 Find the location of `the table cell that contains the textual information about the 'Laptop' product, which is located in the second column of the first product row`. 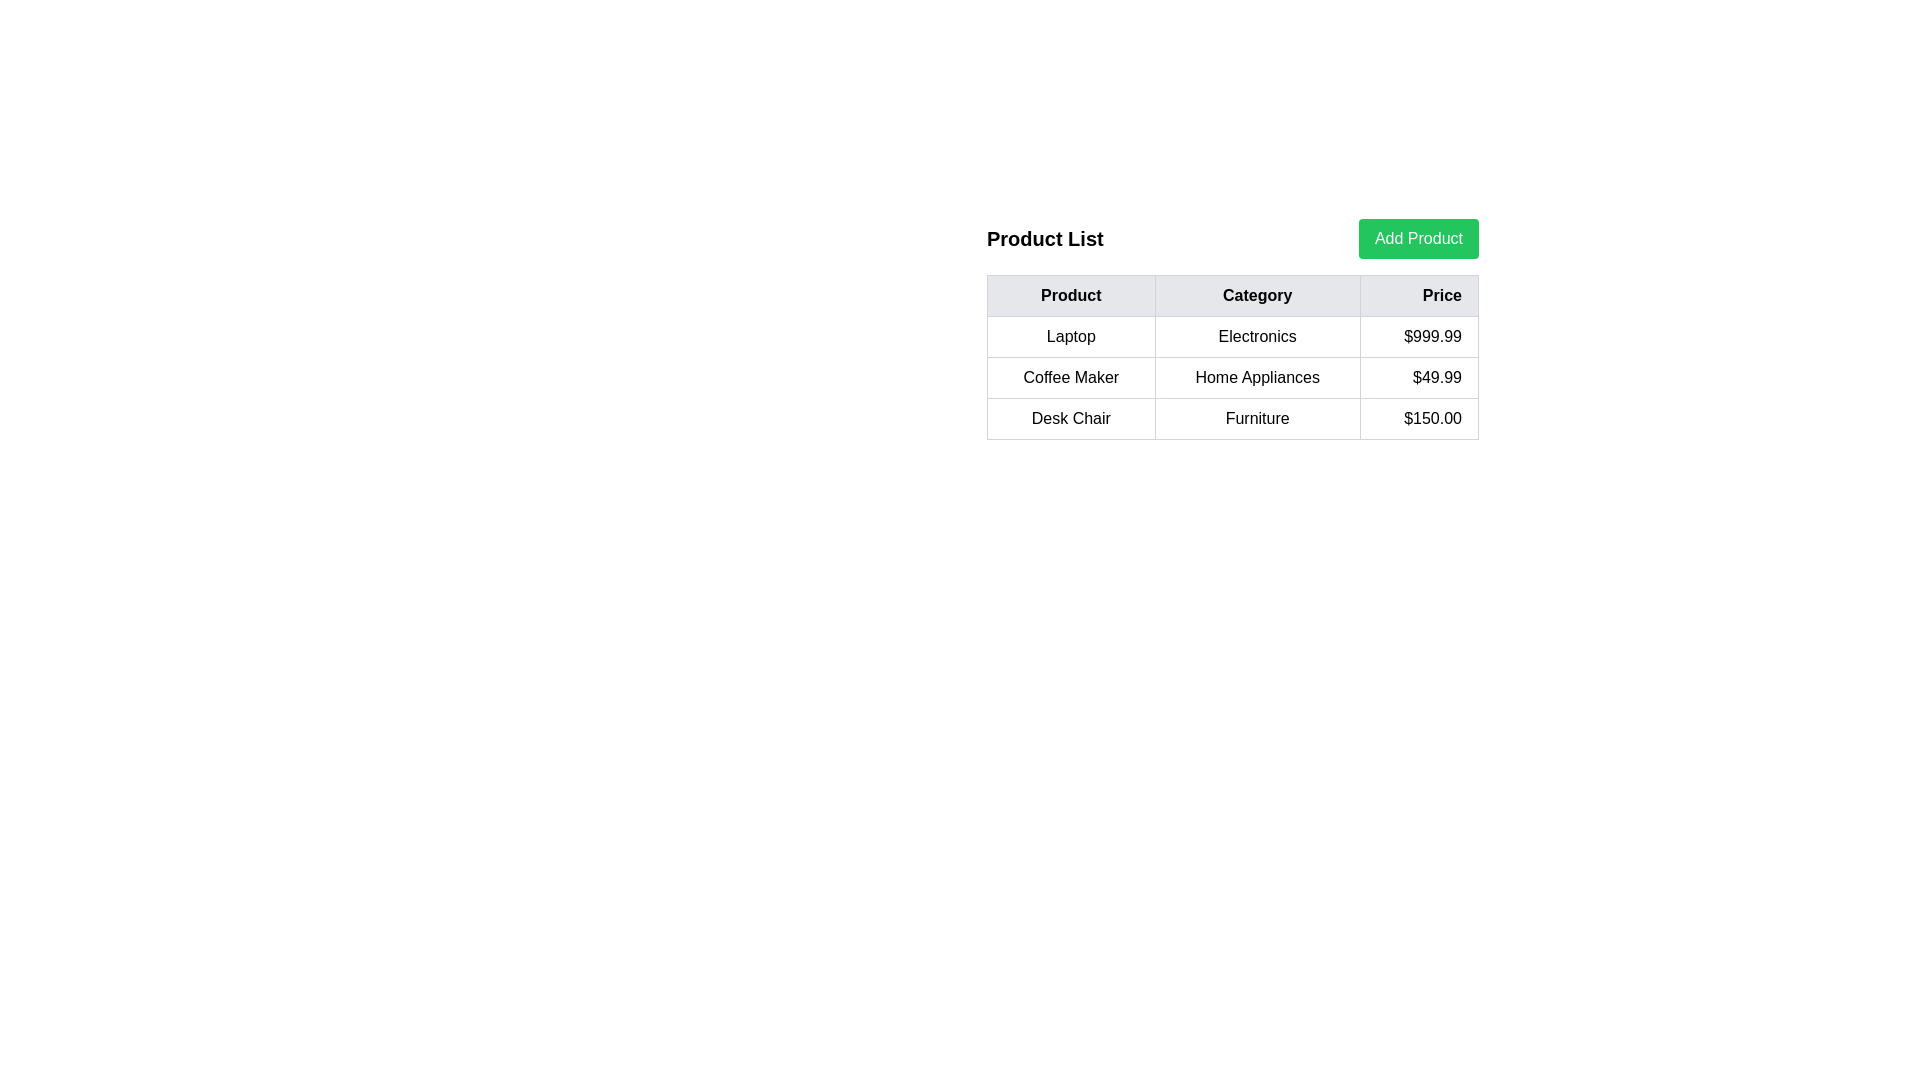

the table cell that contains the textual information about the 'Laptop' product, which is located in the second column of the first product row is located at coordinates (1232, 328).